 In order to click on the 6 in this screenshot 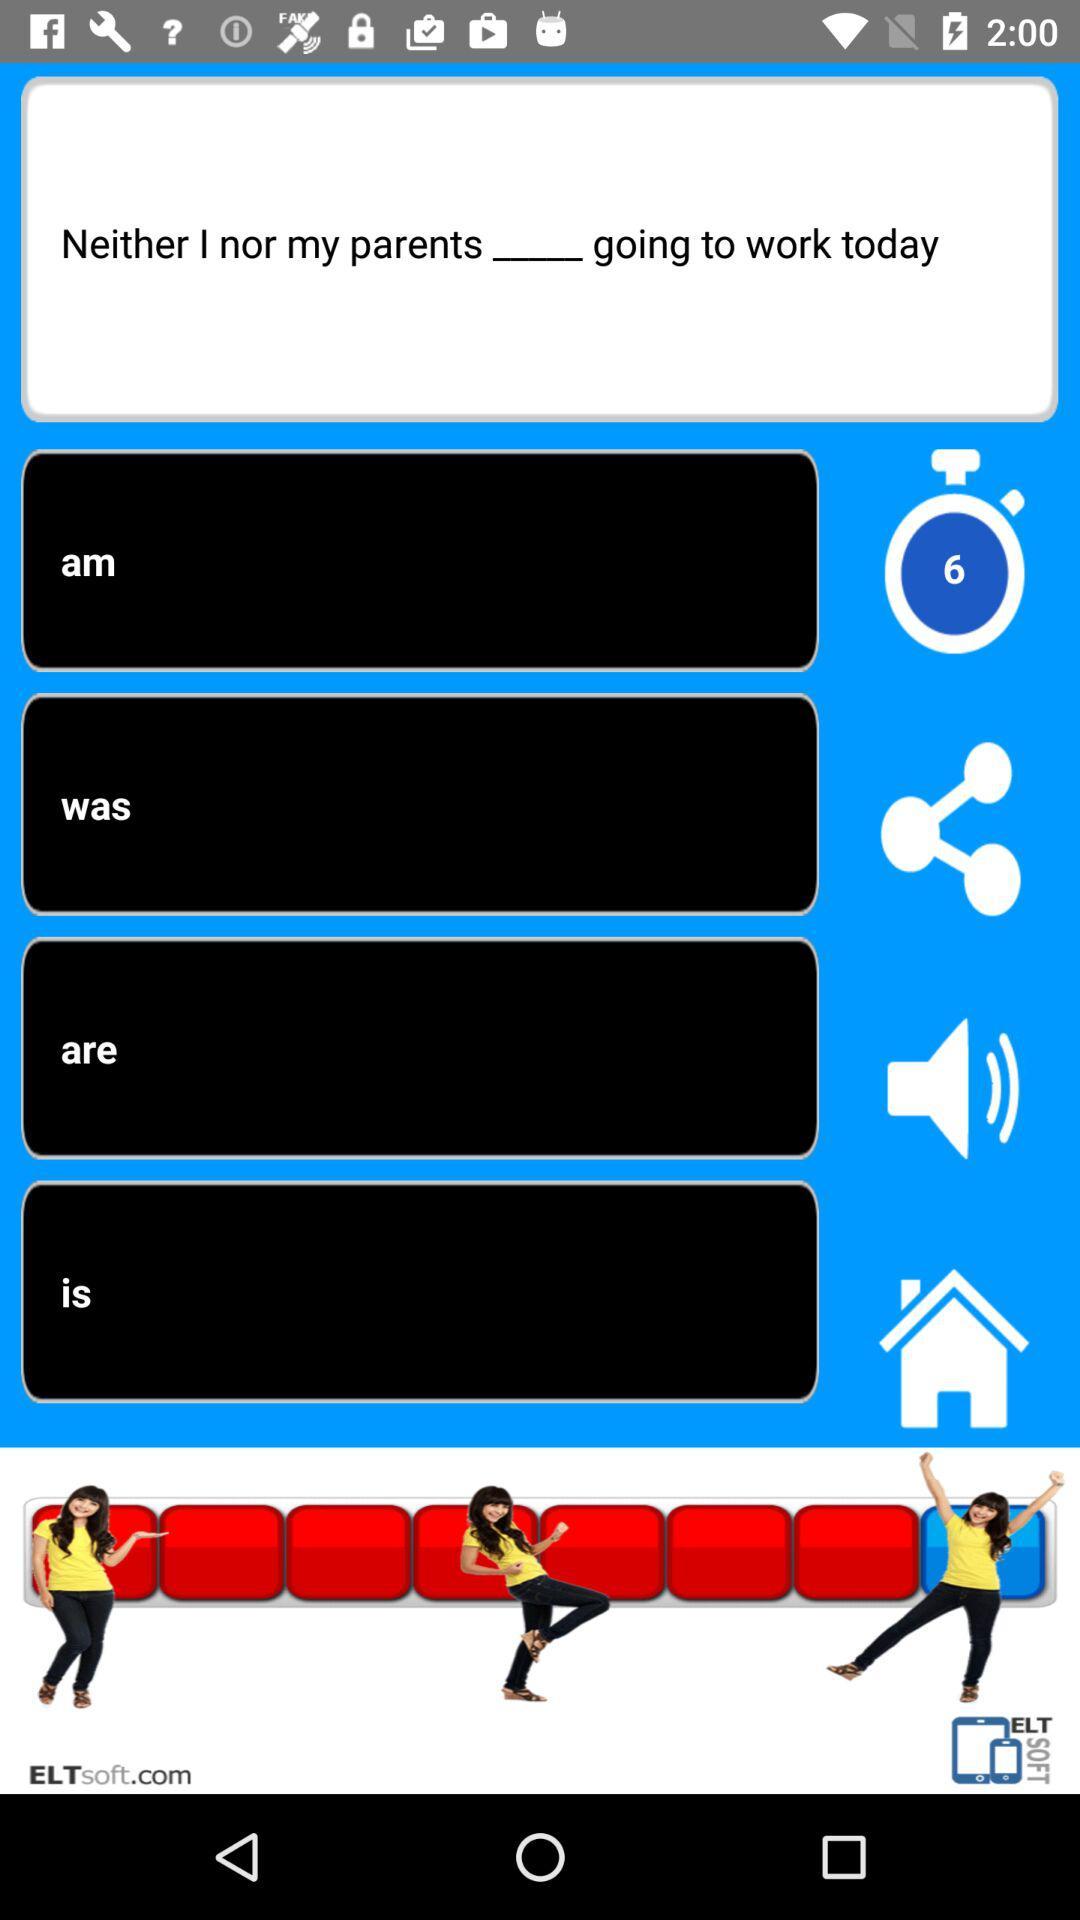, I will do `click(952, 567)`.